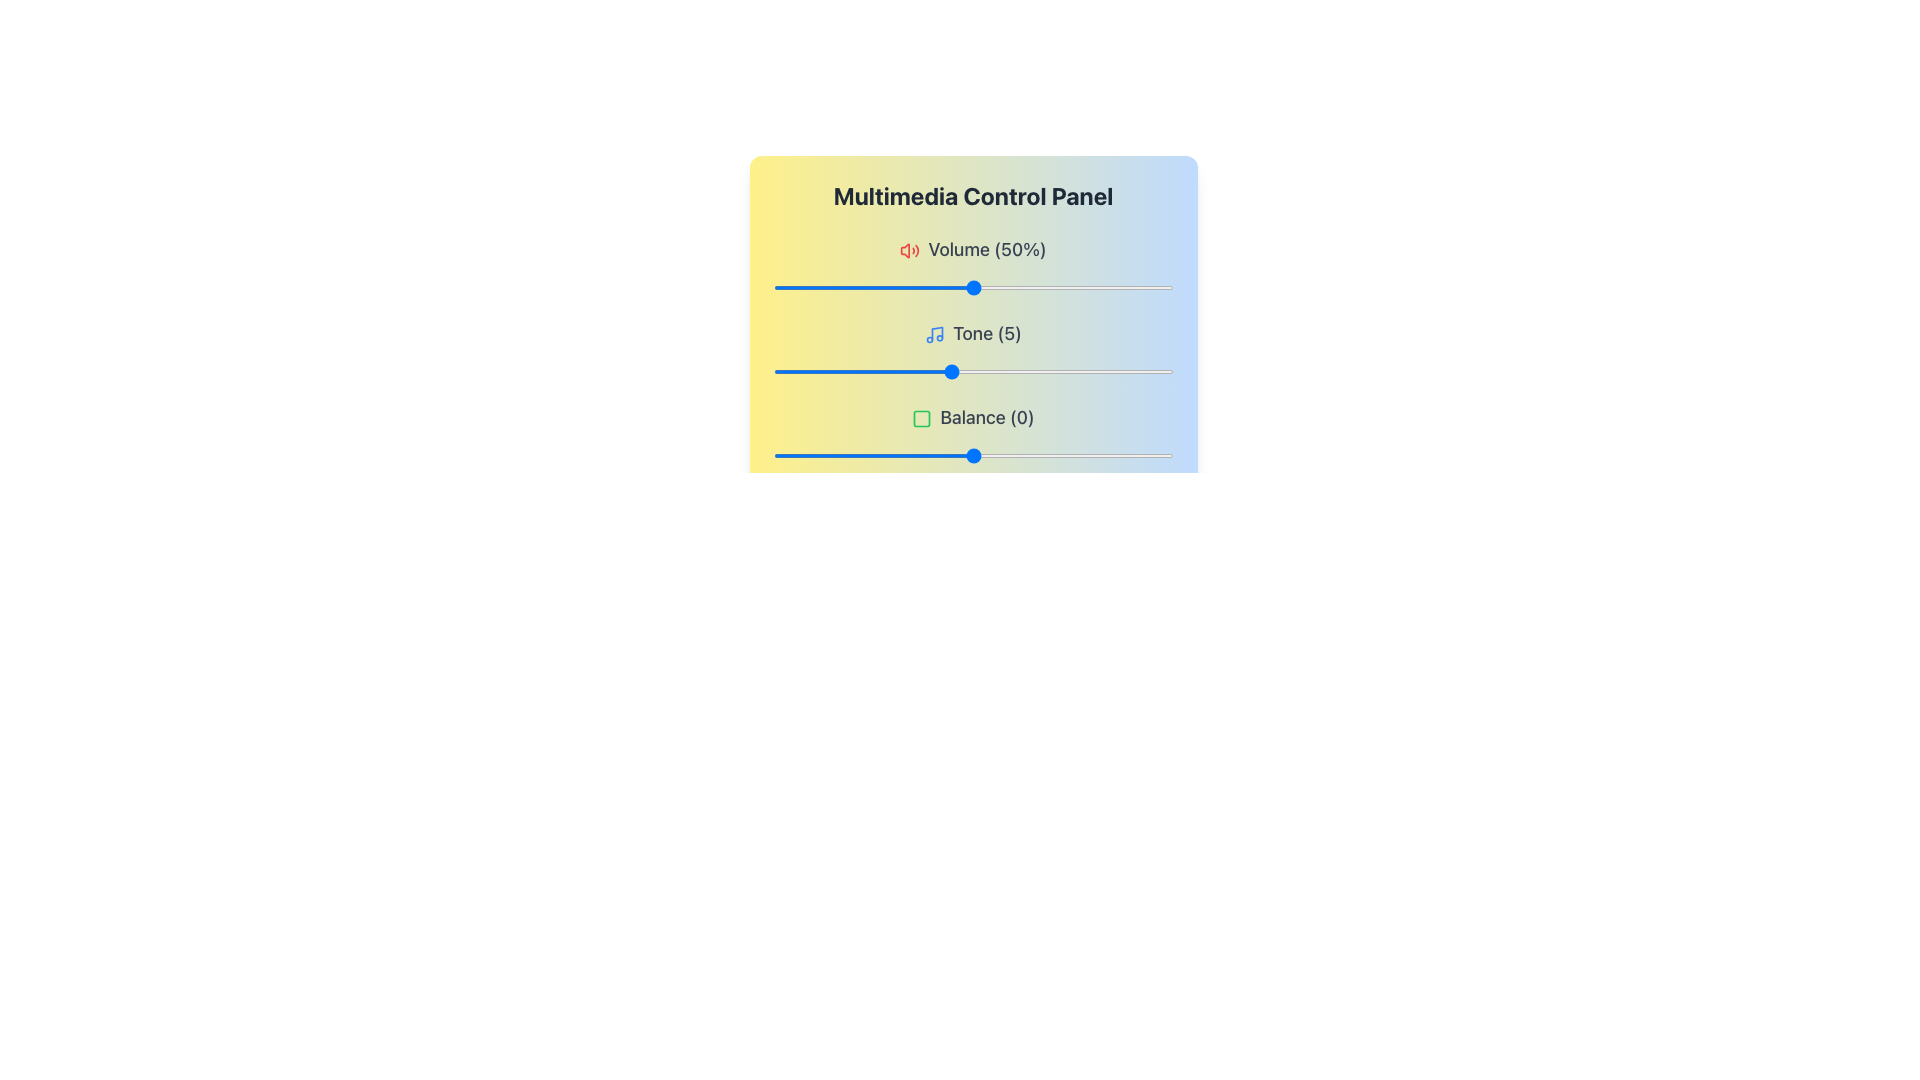  I want to click on the balance, so click(801, 455).